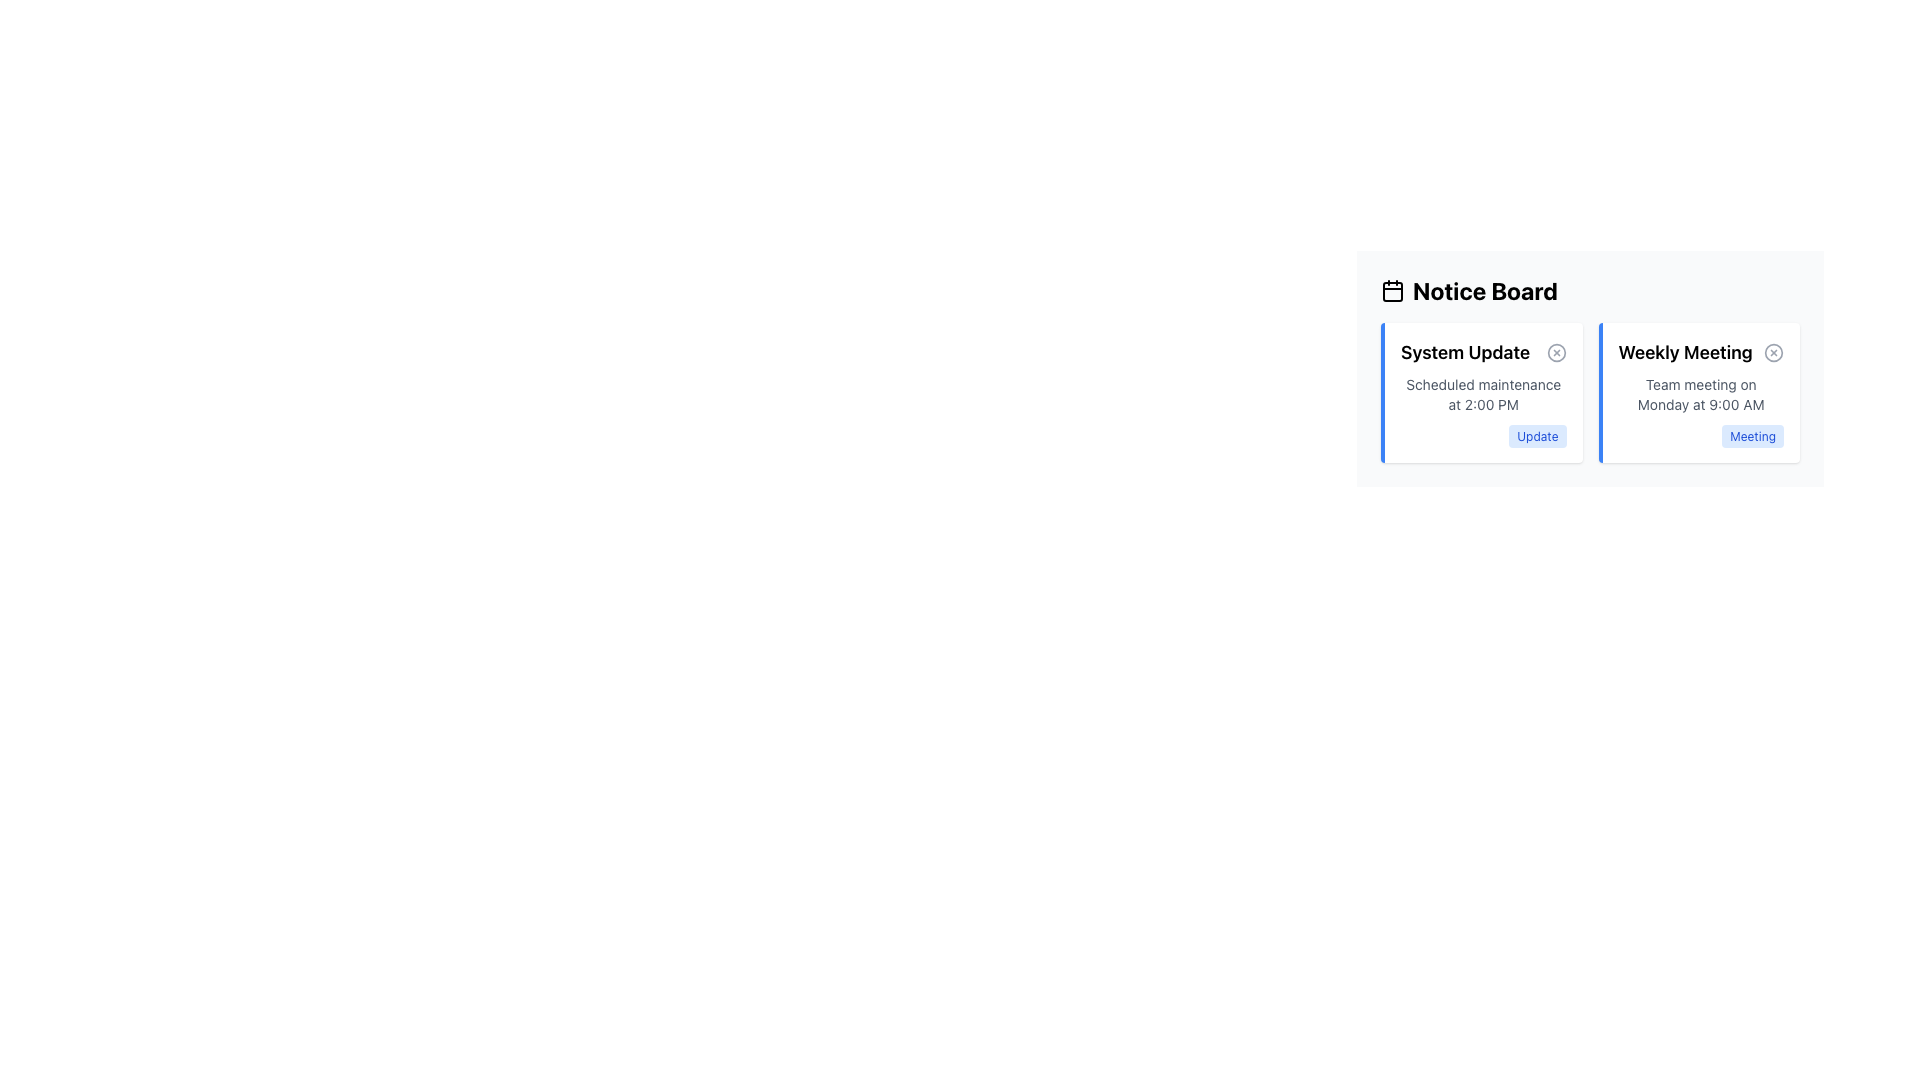 Image resolution: width=1920 pixels, height=1080 pixels. Describe the element at coordinates (1536, 435) in the screenshot. I see `the 'Update' button located at the bottom-right corner of the 'System Update' card in the Notice Board section` at that location.